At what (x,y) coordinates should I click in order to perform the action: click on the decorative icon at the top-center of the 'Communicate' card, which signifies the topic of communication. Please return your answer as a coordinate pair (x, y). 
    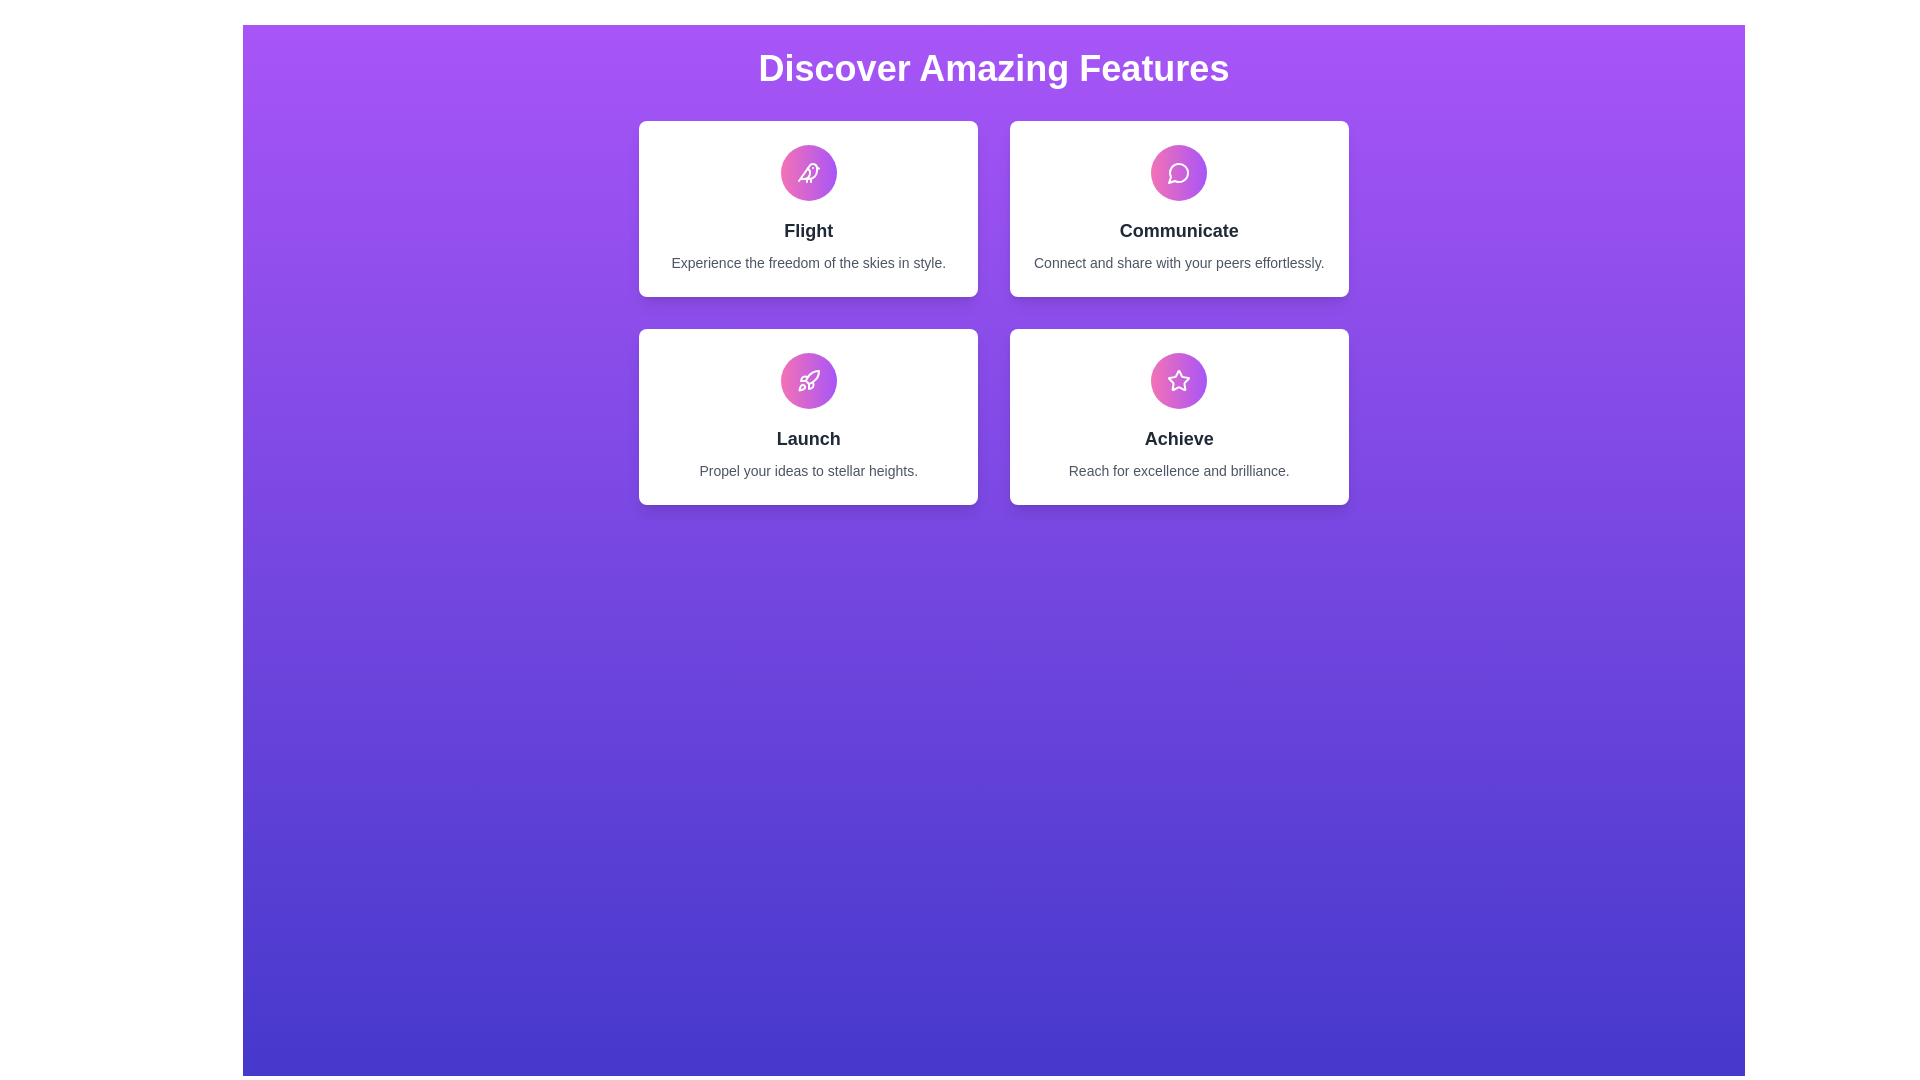
    Looking at the image, I should click on (1179, 172).